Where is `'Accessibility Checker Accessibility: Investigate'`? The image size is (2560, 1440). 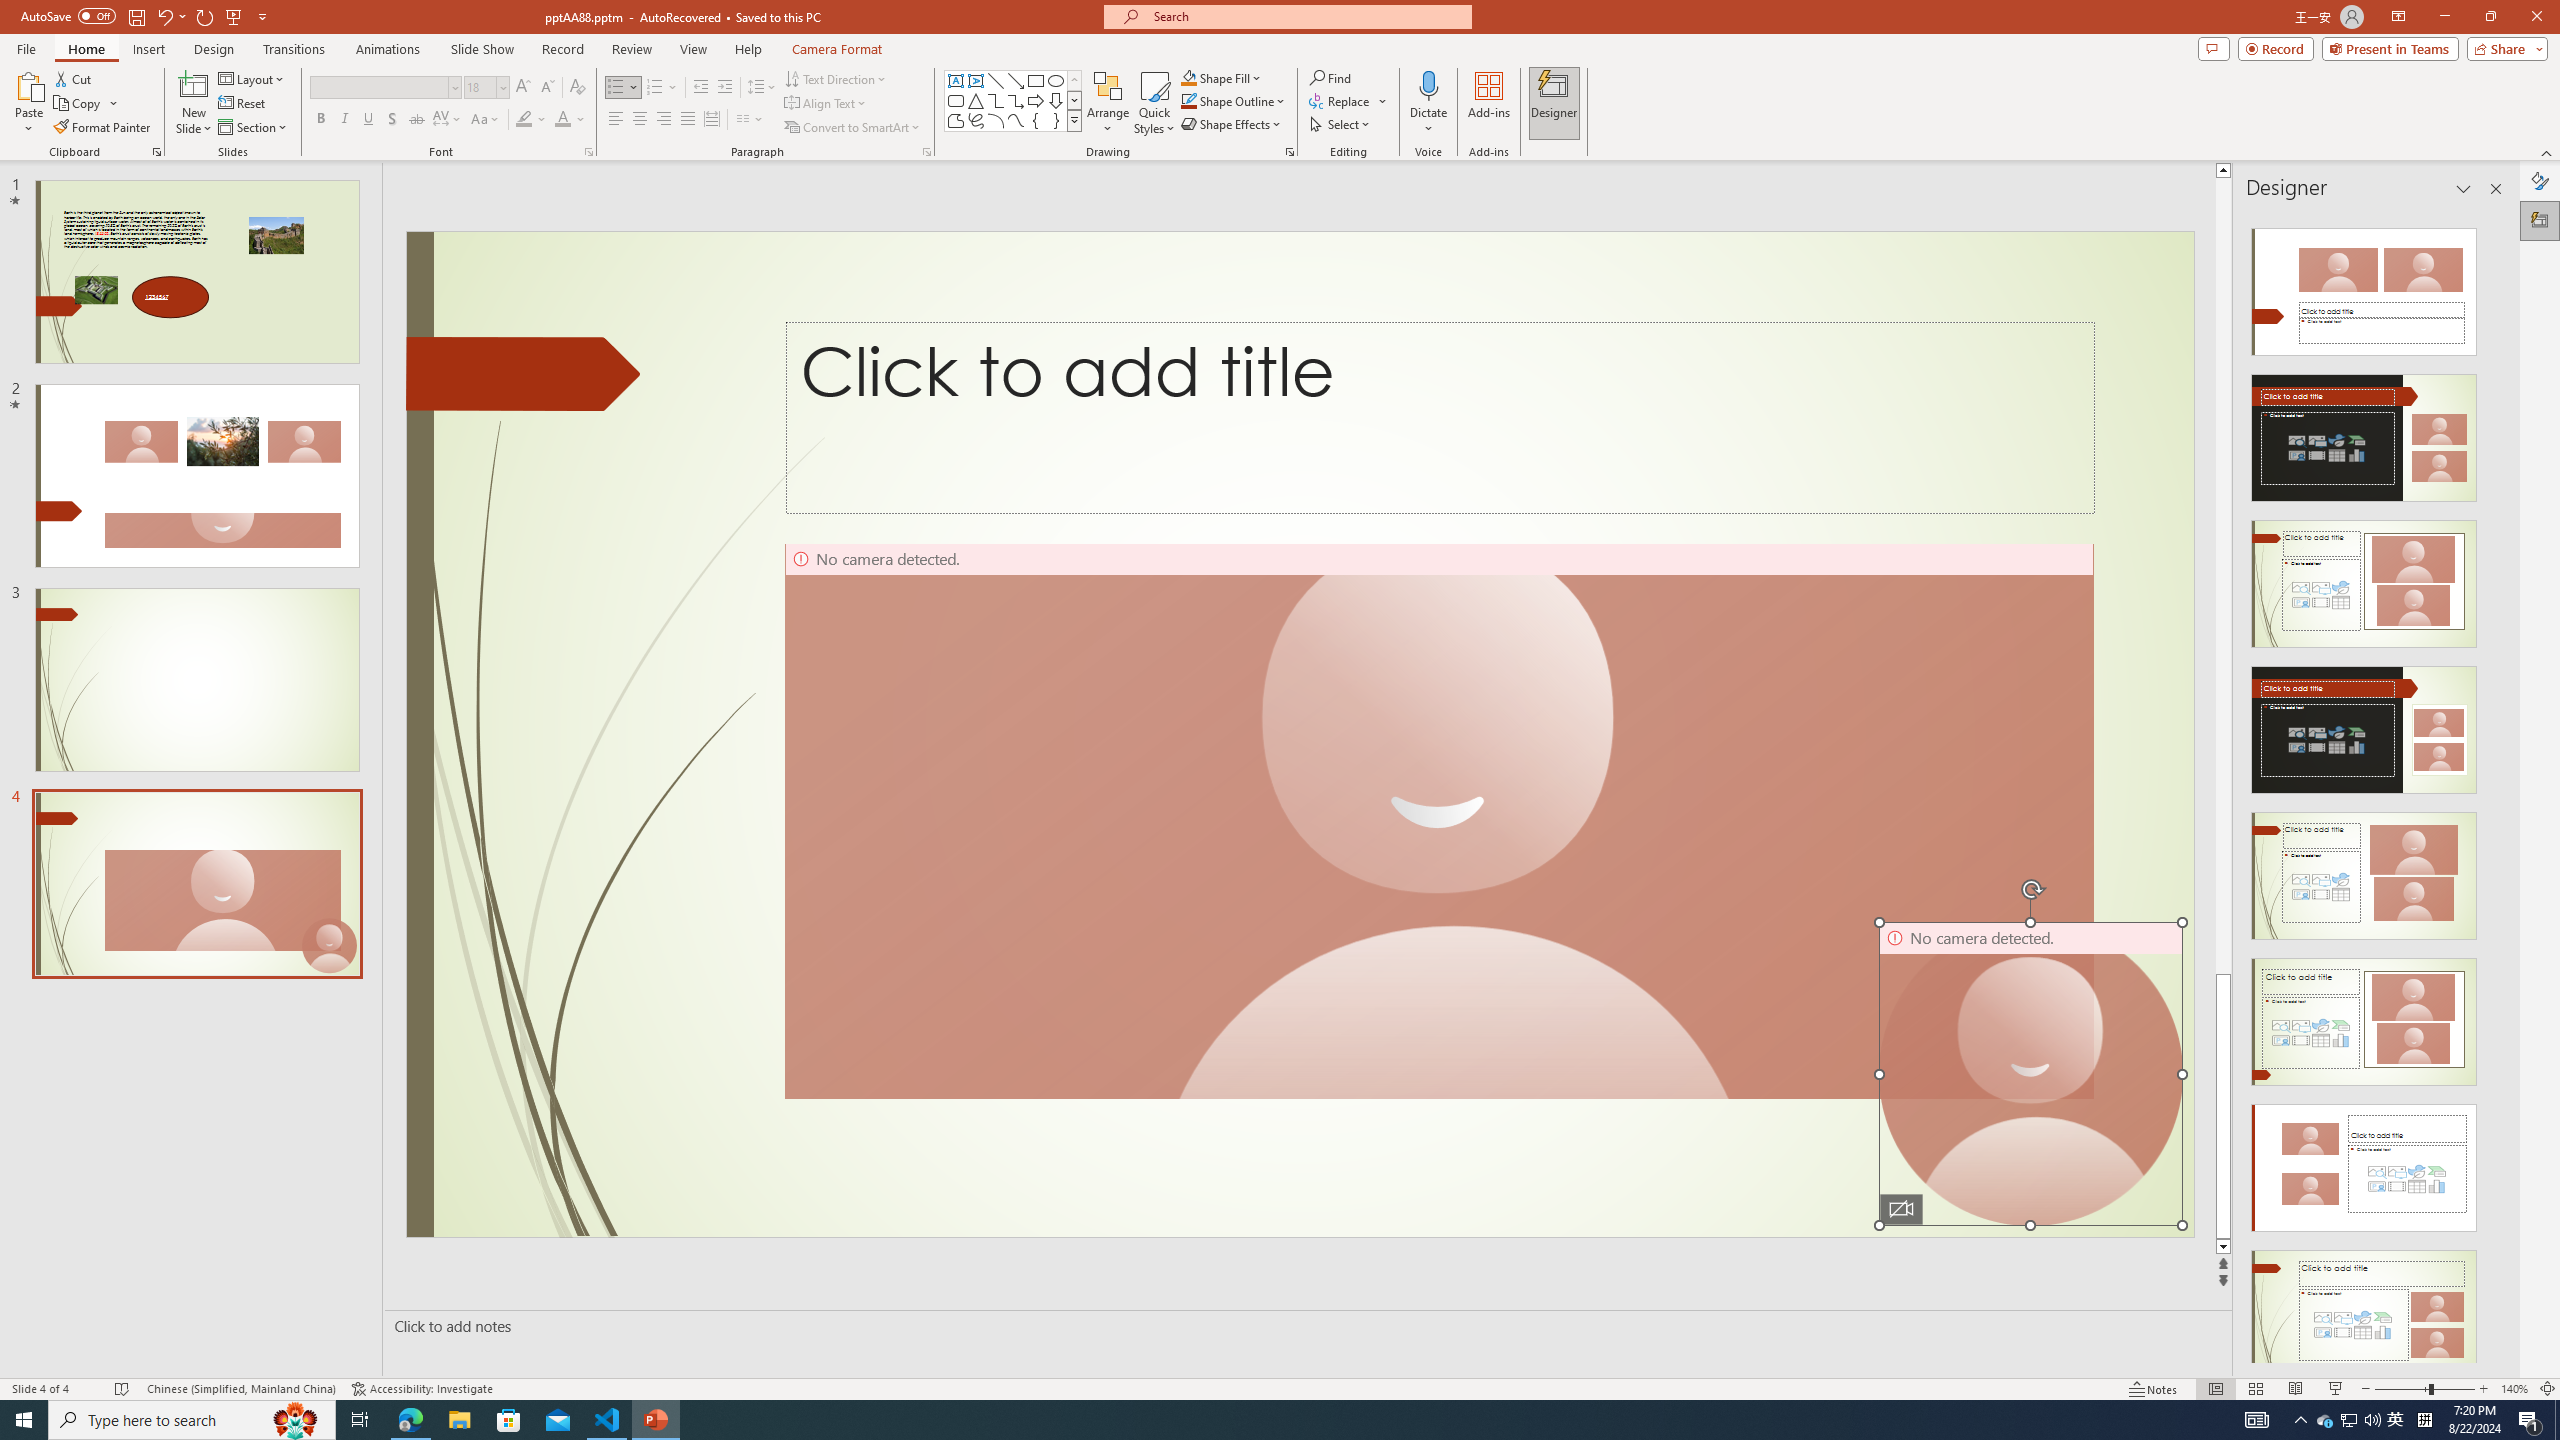
'Accessibility Checker Accessibility: Investigate' is located at coordinates (421, 1389).